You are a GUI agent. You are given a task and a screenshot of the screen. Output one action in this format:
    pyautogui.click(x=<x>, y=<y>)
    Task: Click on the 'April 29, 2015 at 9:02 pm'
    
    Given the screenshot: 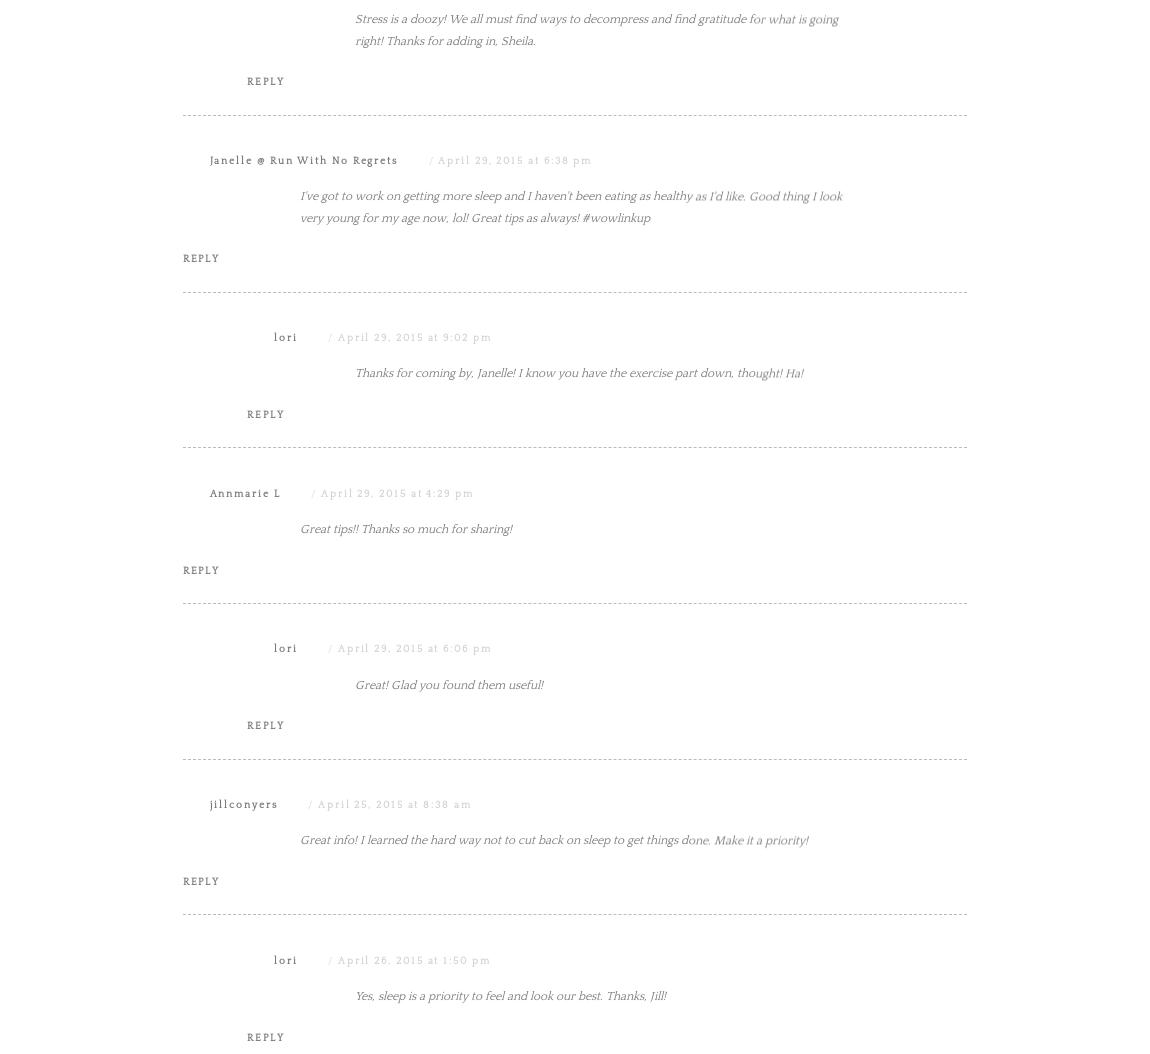 What is the action you would take?
    pyautogui.click(x=414, y=539)
    